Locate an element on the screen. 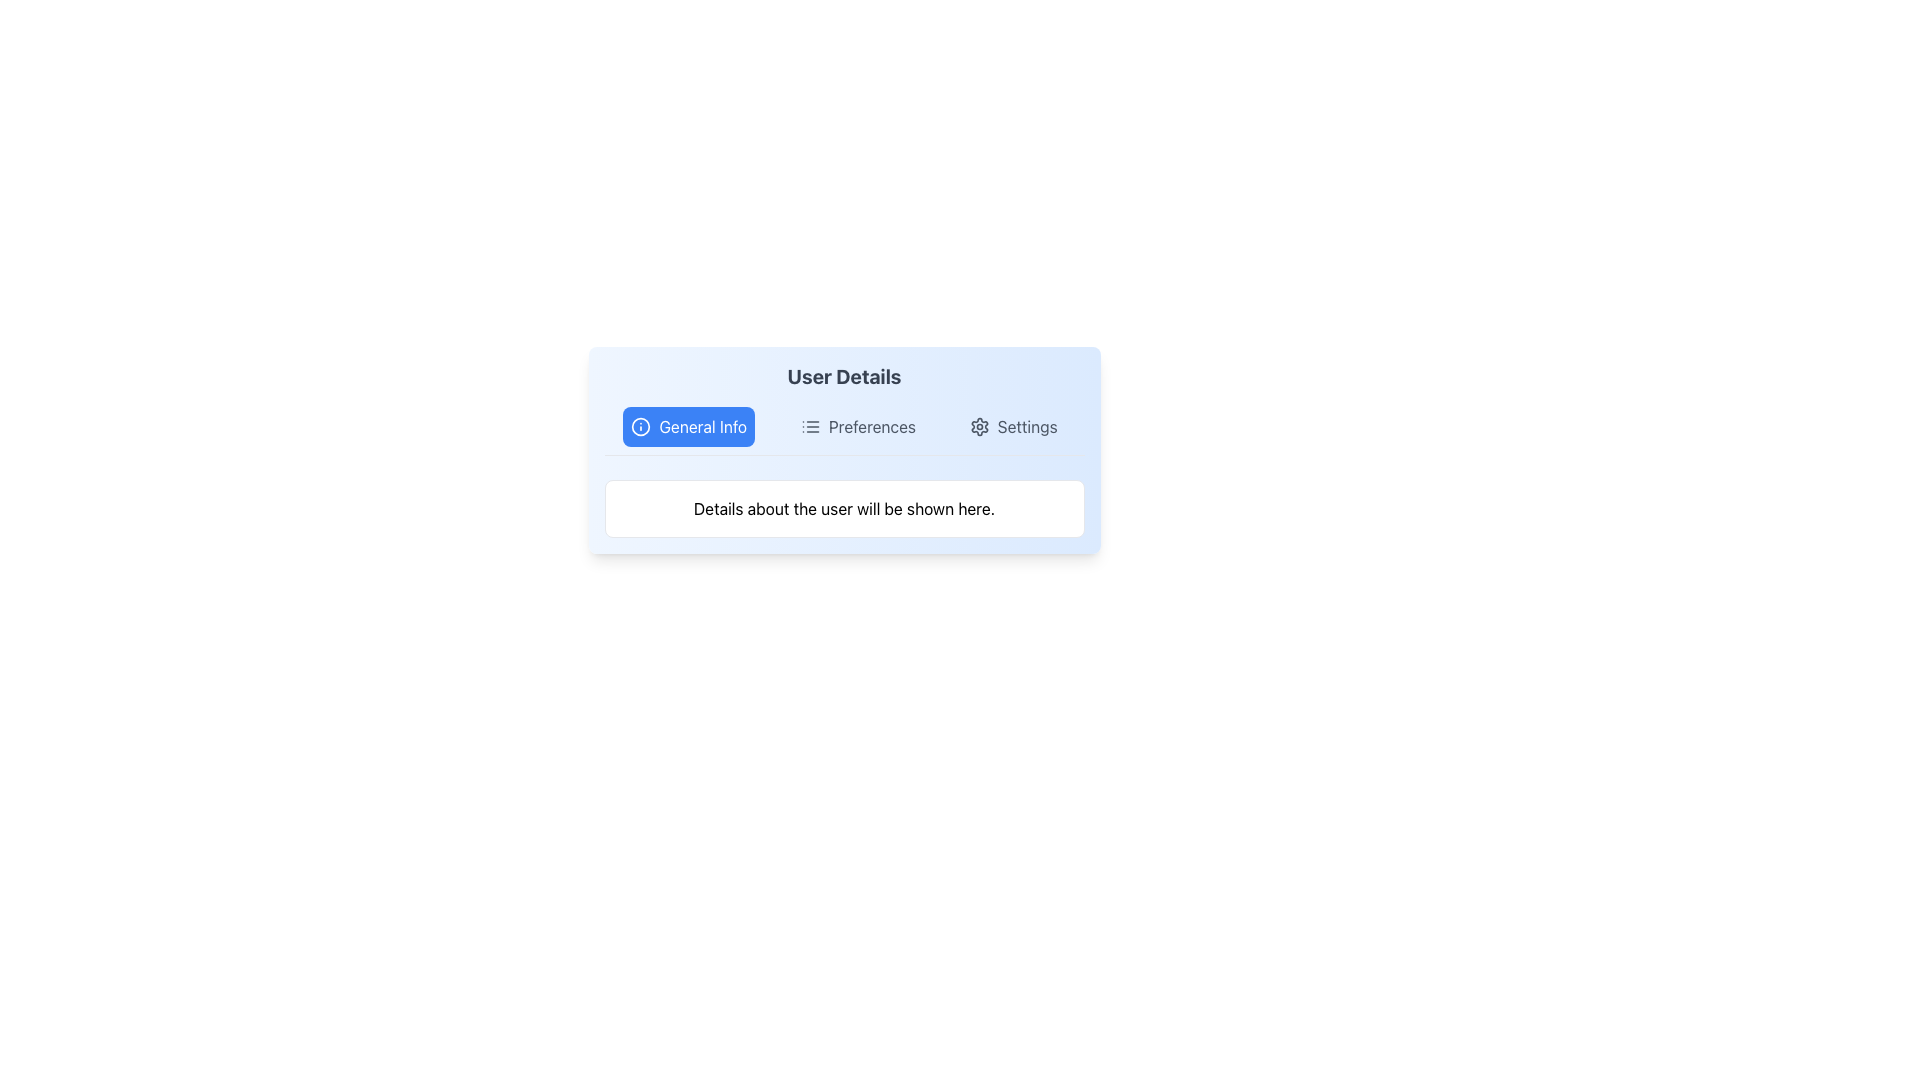  the 'General Info' button by clicking on the informational icon positioned to the left of the 'General Info' text is located at coordinates (641, 426).